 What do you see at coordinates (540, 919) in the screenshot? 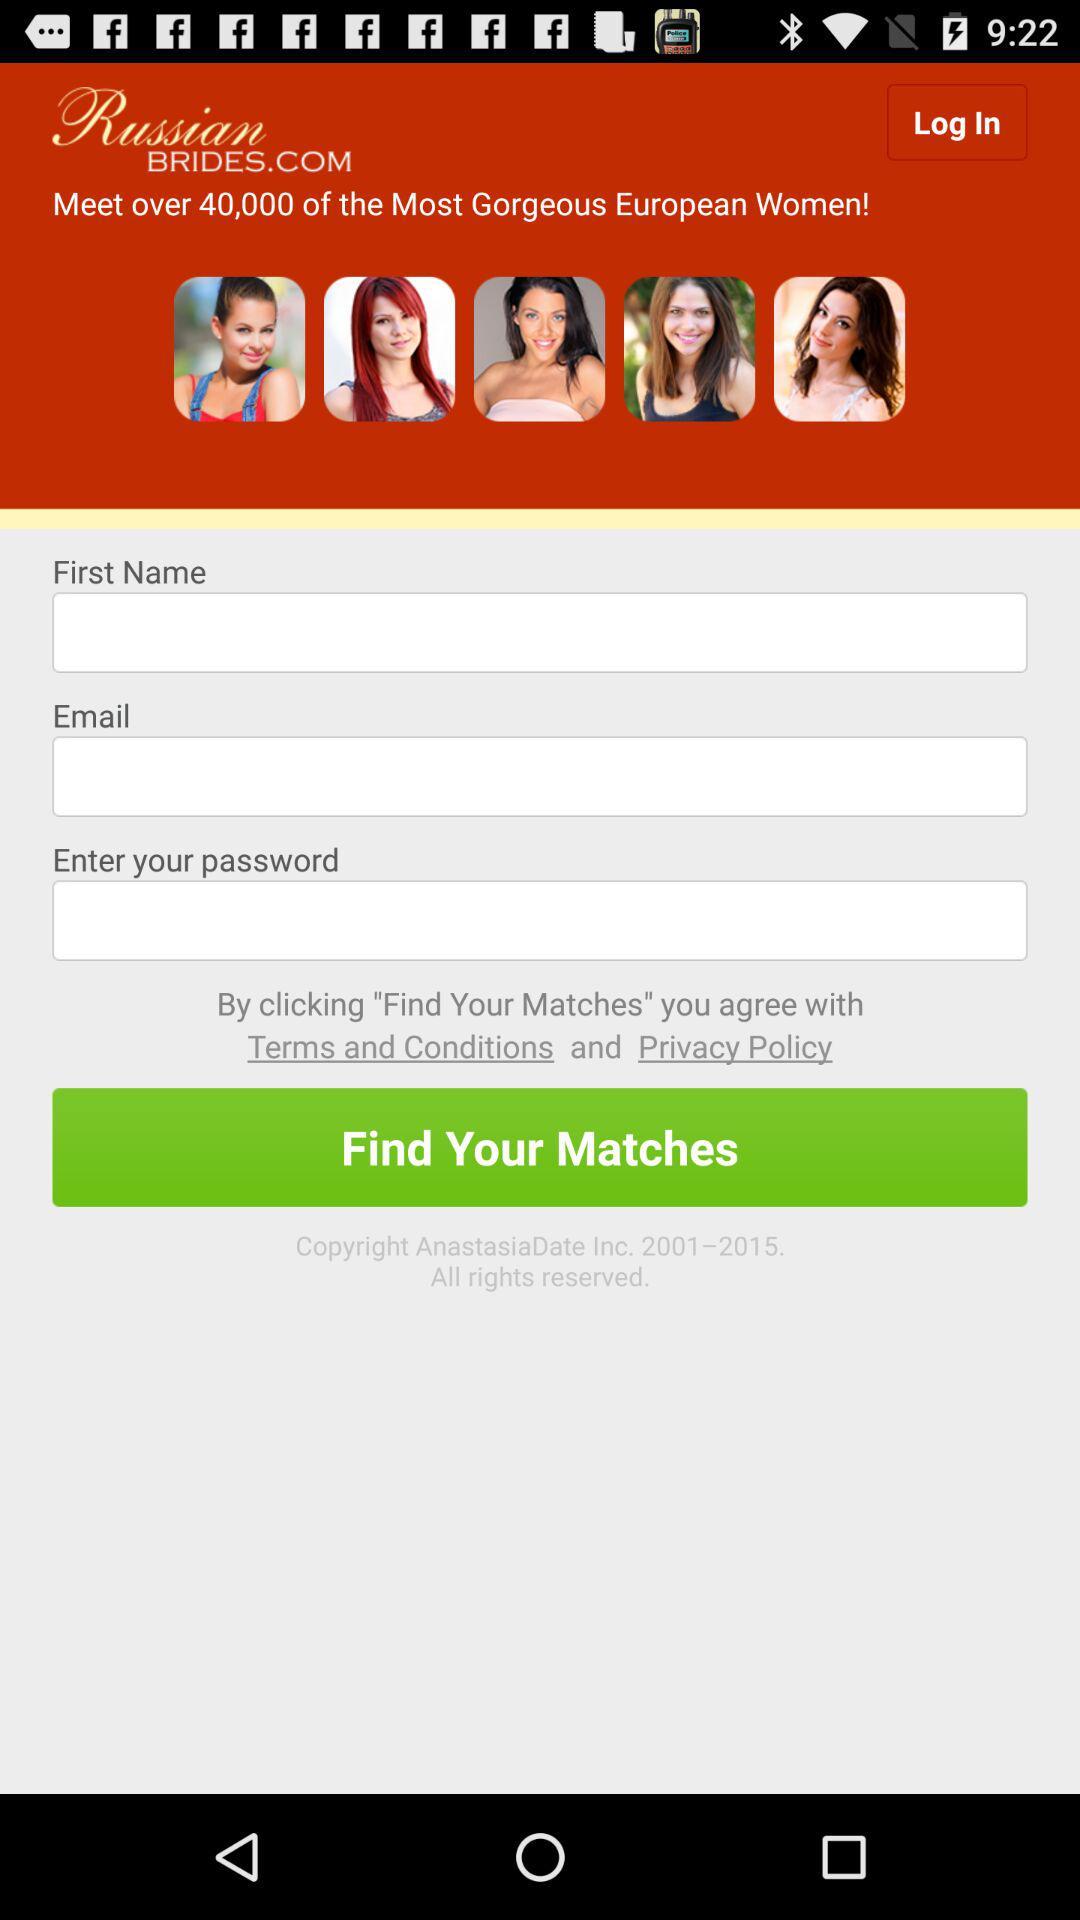
I see `password text field` at bounding box center [540, 919].